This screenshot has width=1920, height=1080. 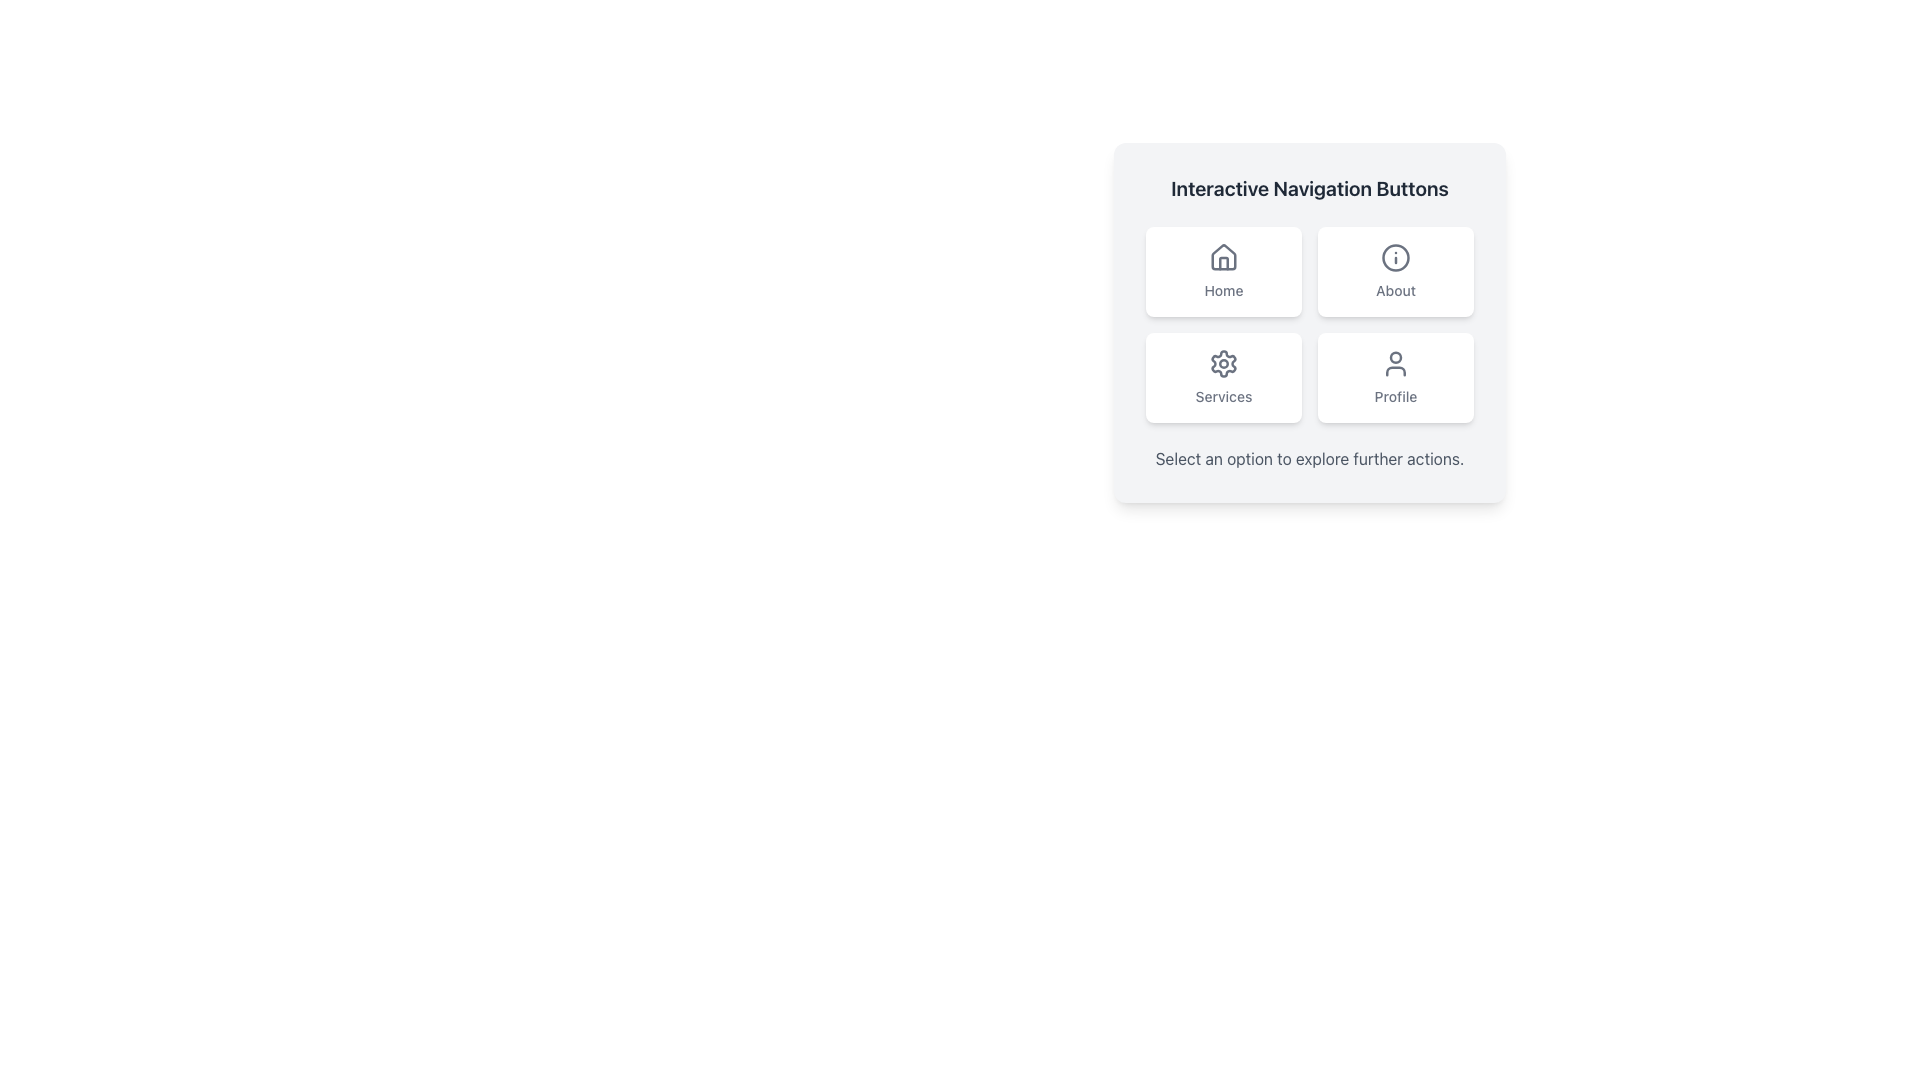 What do you see at coordinates (1310, 459) in the screenshot?
I see `the static informational message located below the grid of buttons labeled 'Home', 'About', 'Services', and 'Profile', which guides users to choose an option to proceed` at bounding box center [1310, 459].